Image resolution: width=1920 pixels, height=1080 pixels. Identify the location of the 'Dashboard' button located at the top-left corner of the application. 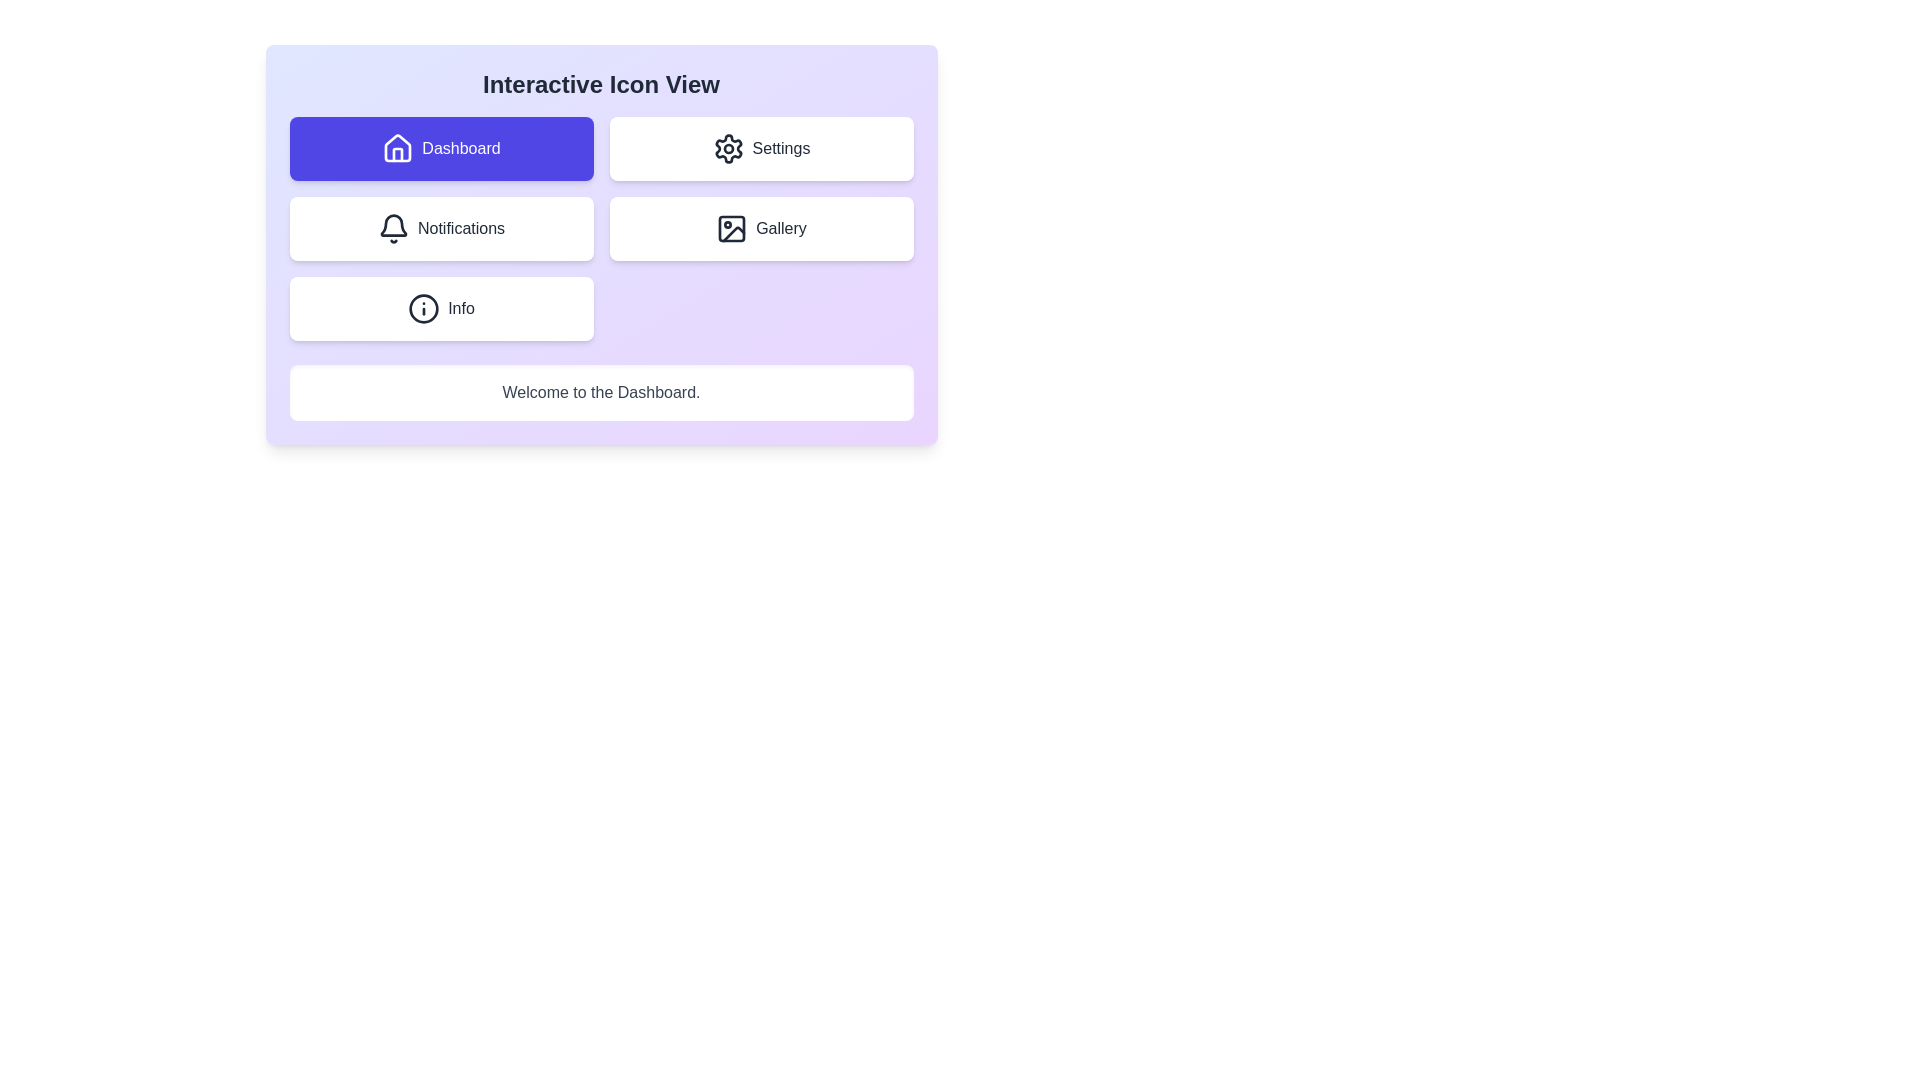
(440, 148).